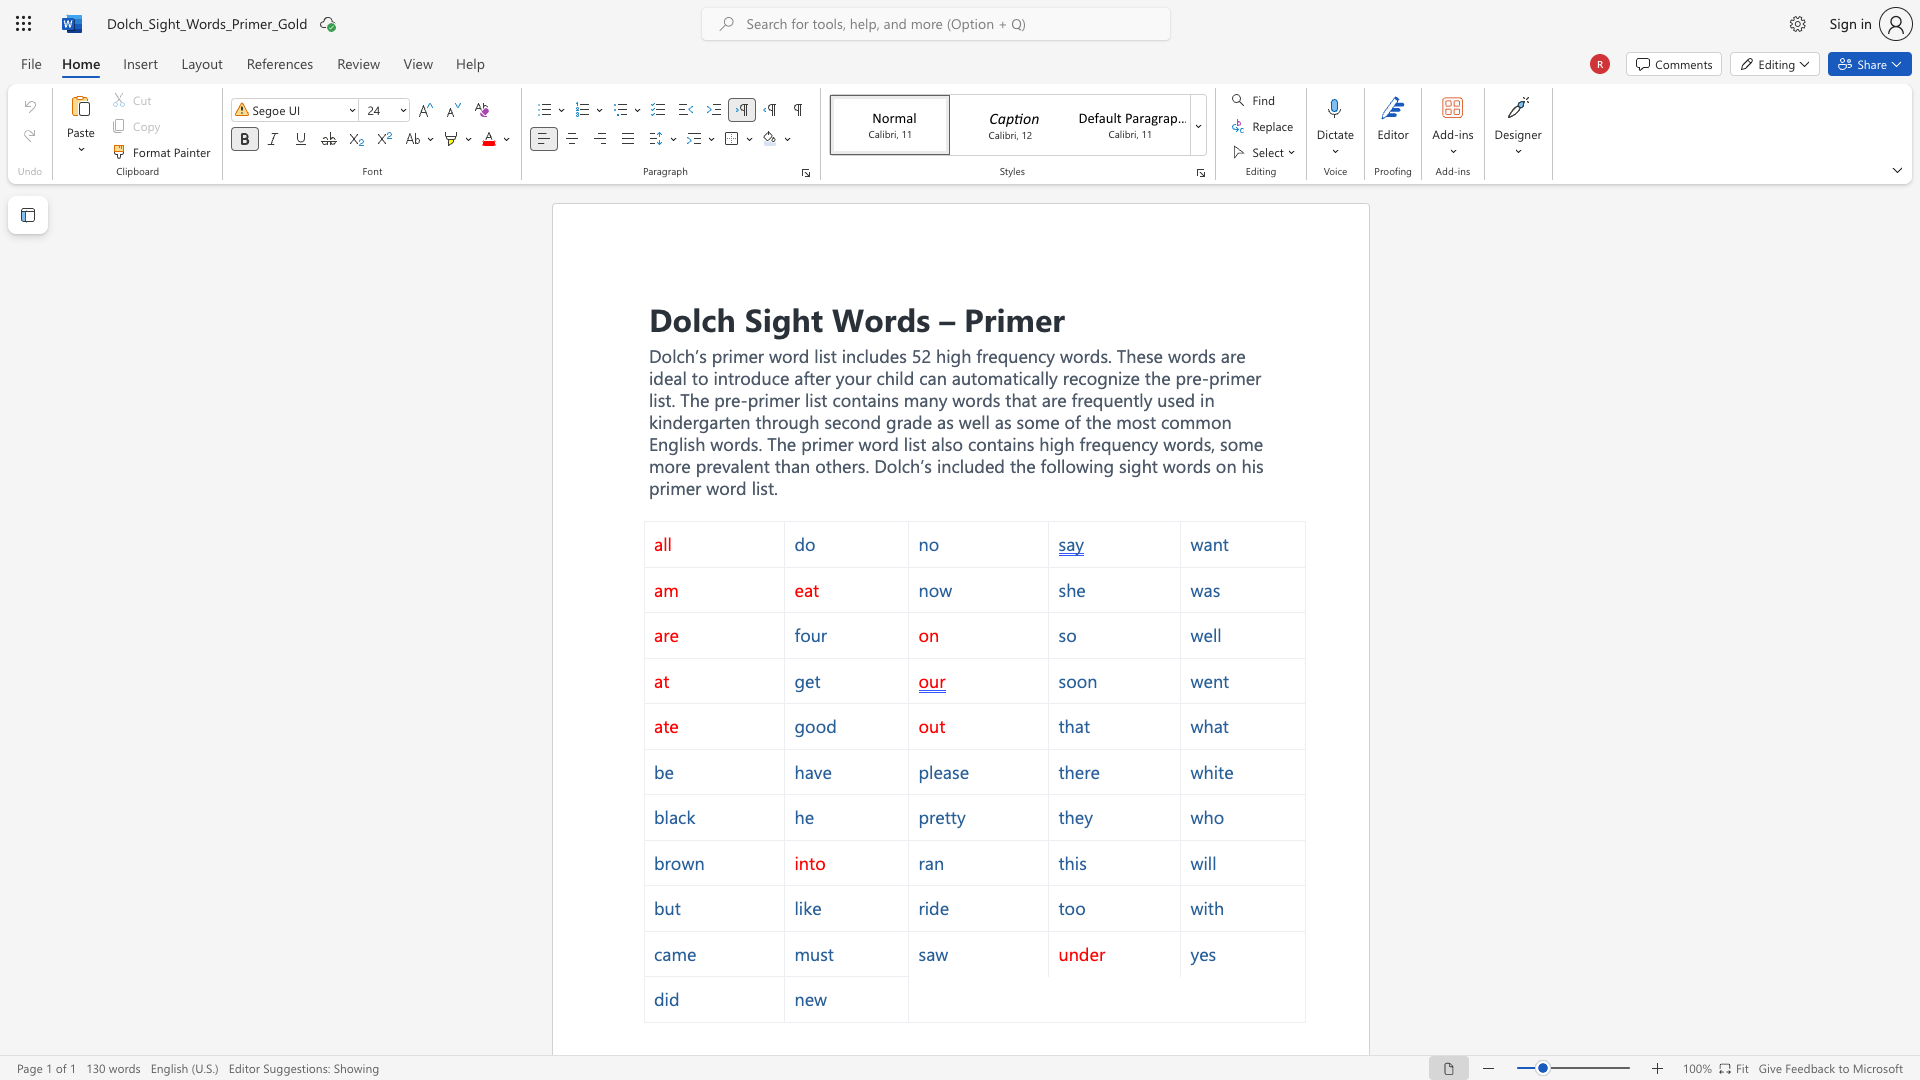  I want to click on the subset text "wing sight words on his primer word list." within the text "high frequency words, some more prevalent than others. Dolch’s included the following sight words on his primer word list.", so click(1074, 466).